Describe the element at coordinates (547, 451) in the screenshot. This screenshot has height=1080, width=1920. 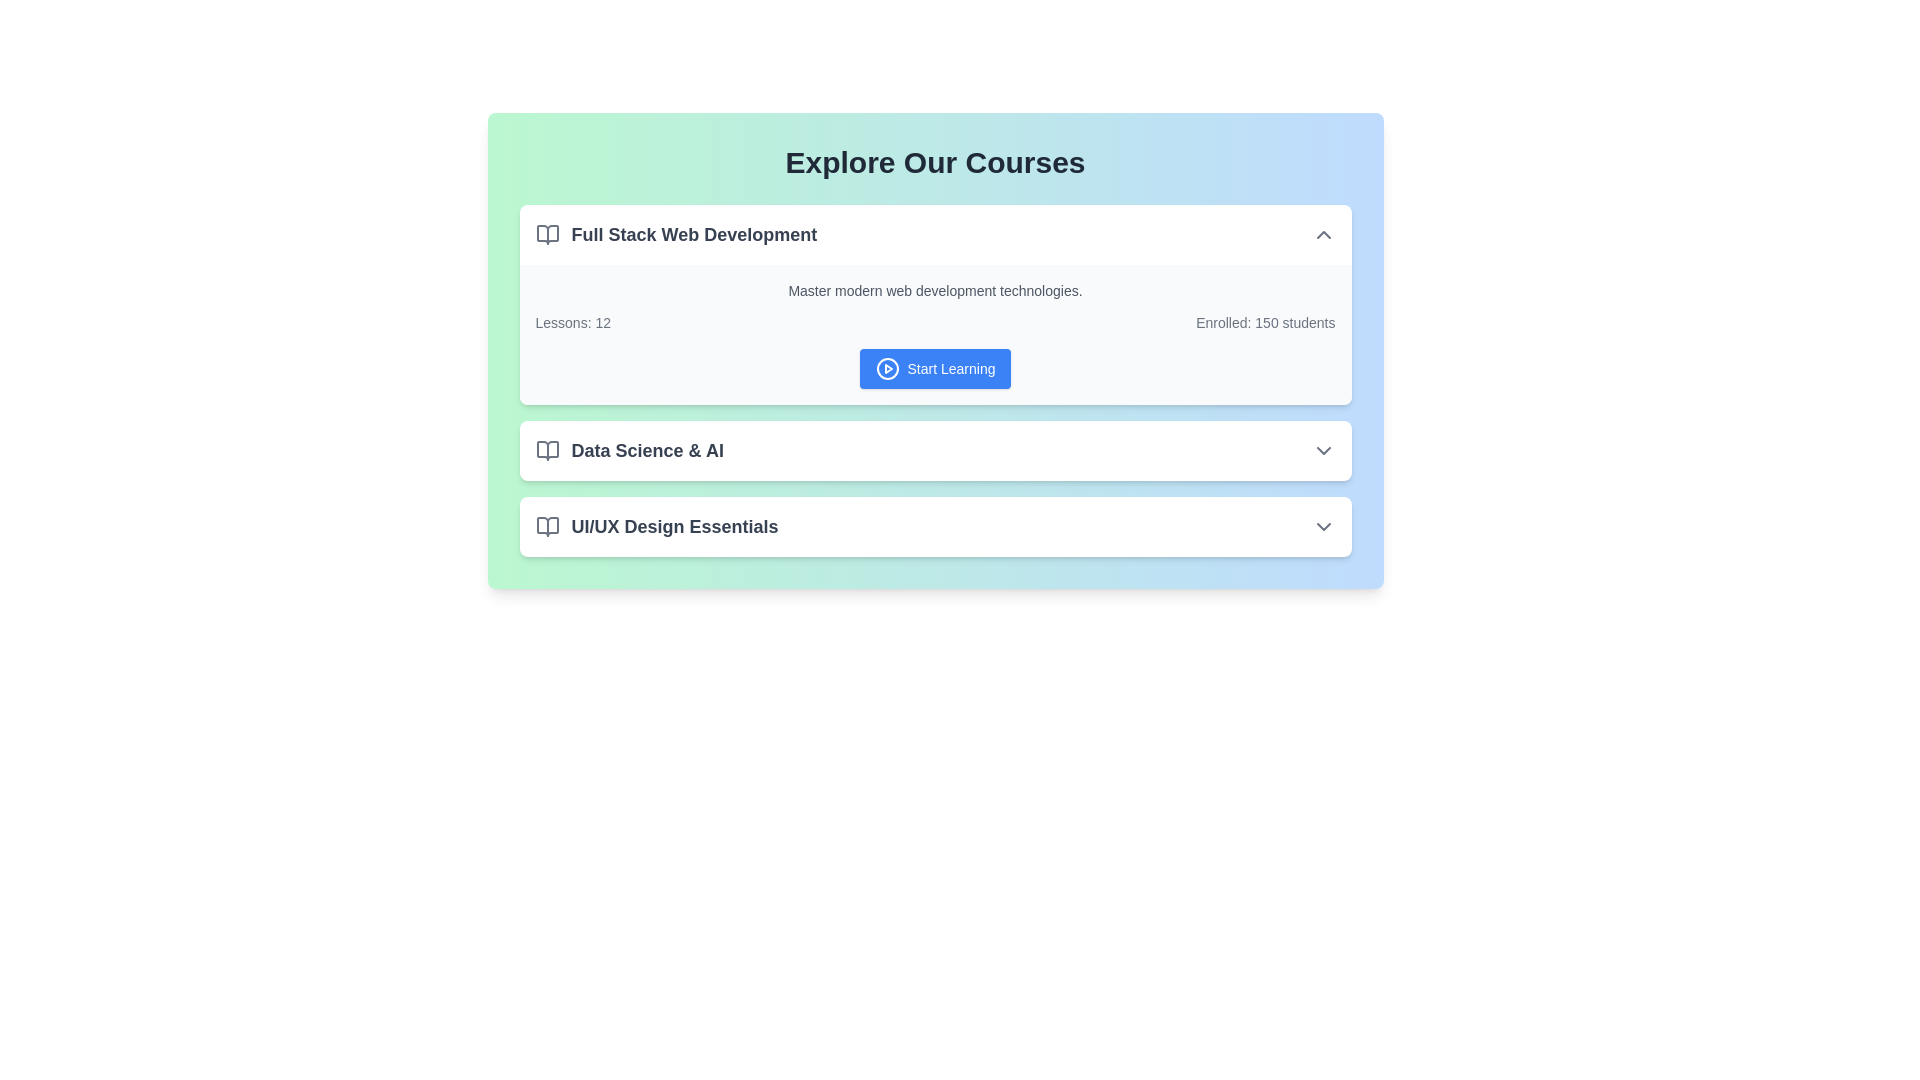
I see `the open book icon styled with a gray color scheme, which is part of the list entry titled 'Data Science & AI', located to the left of the text within the course list` at that location.